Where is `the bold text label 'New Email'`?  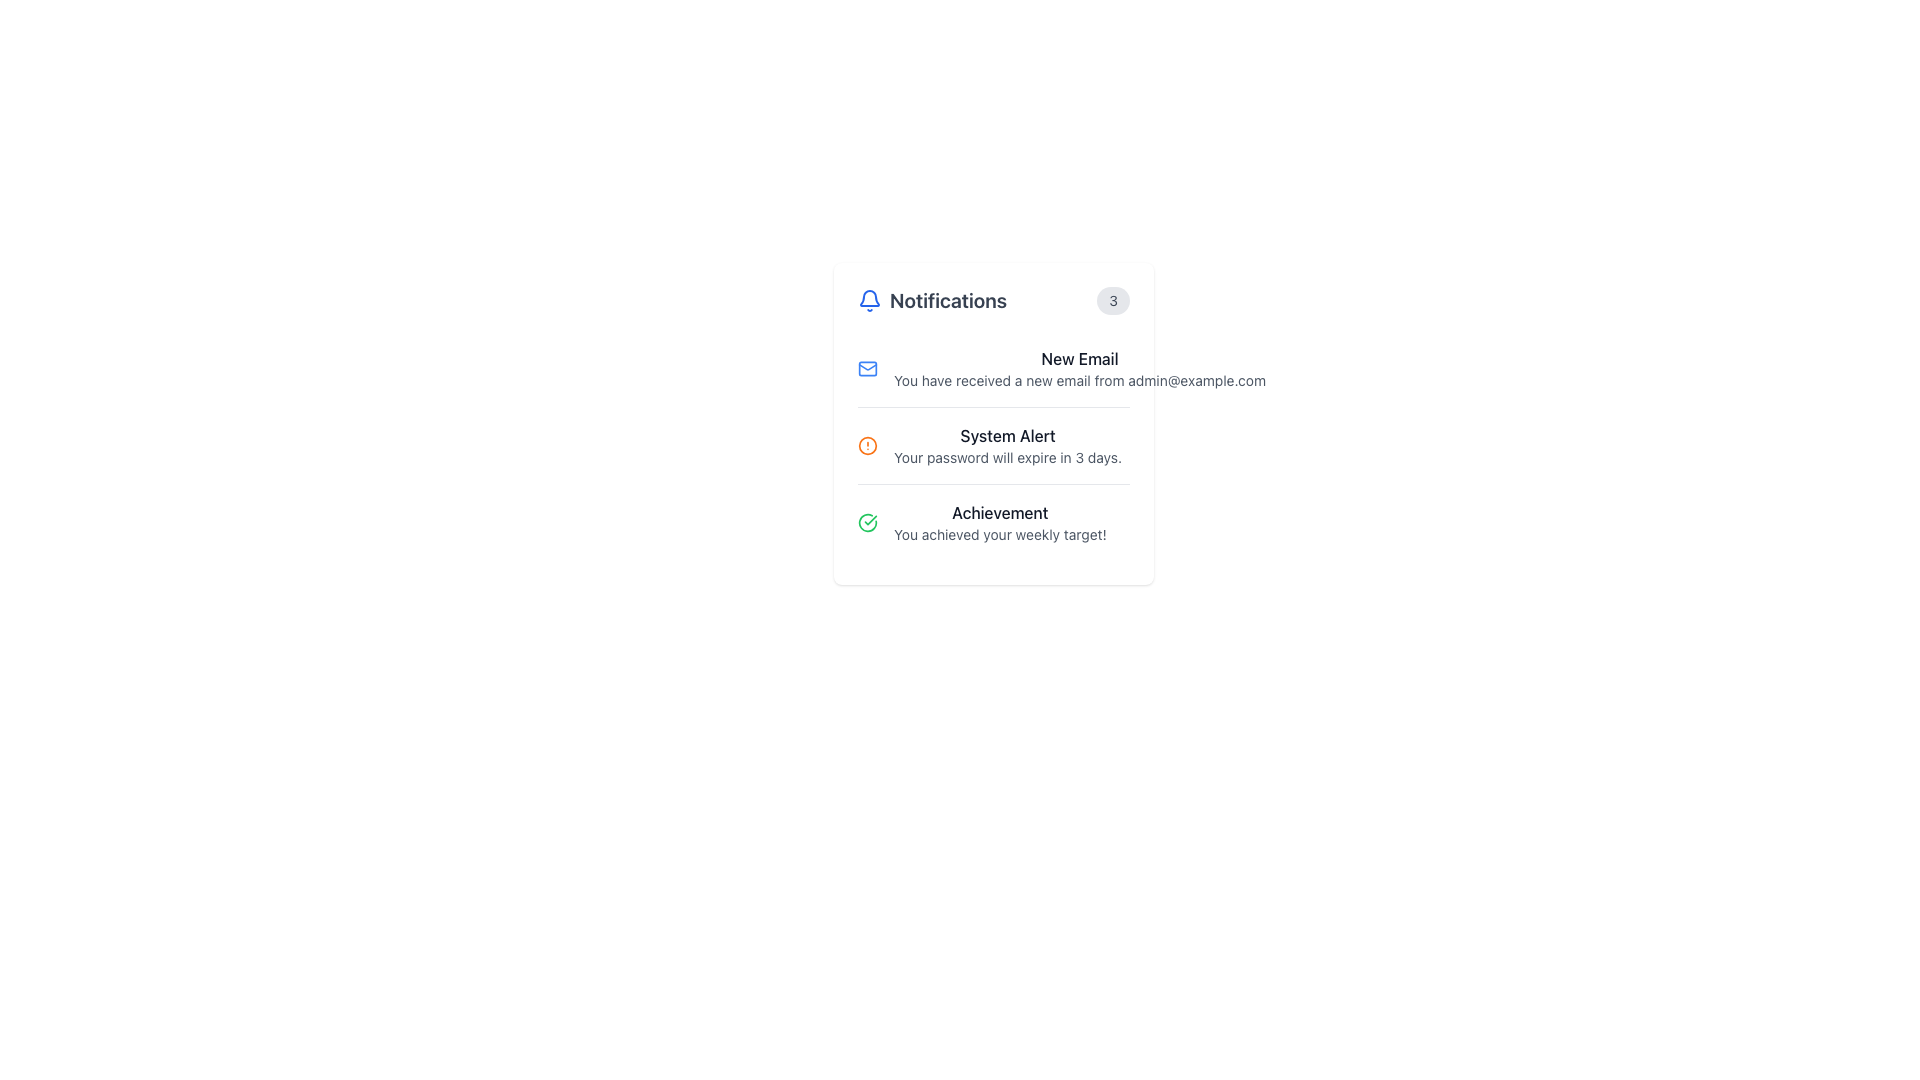 the bold text label 'New Email' is located at coordinates (1079, 357).